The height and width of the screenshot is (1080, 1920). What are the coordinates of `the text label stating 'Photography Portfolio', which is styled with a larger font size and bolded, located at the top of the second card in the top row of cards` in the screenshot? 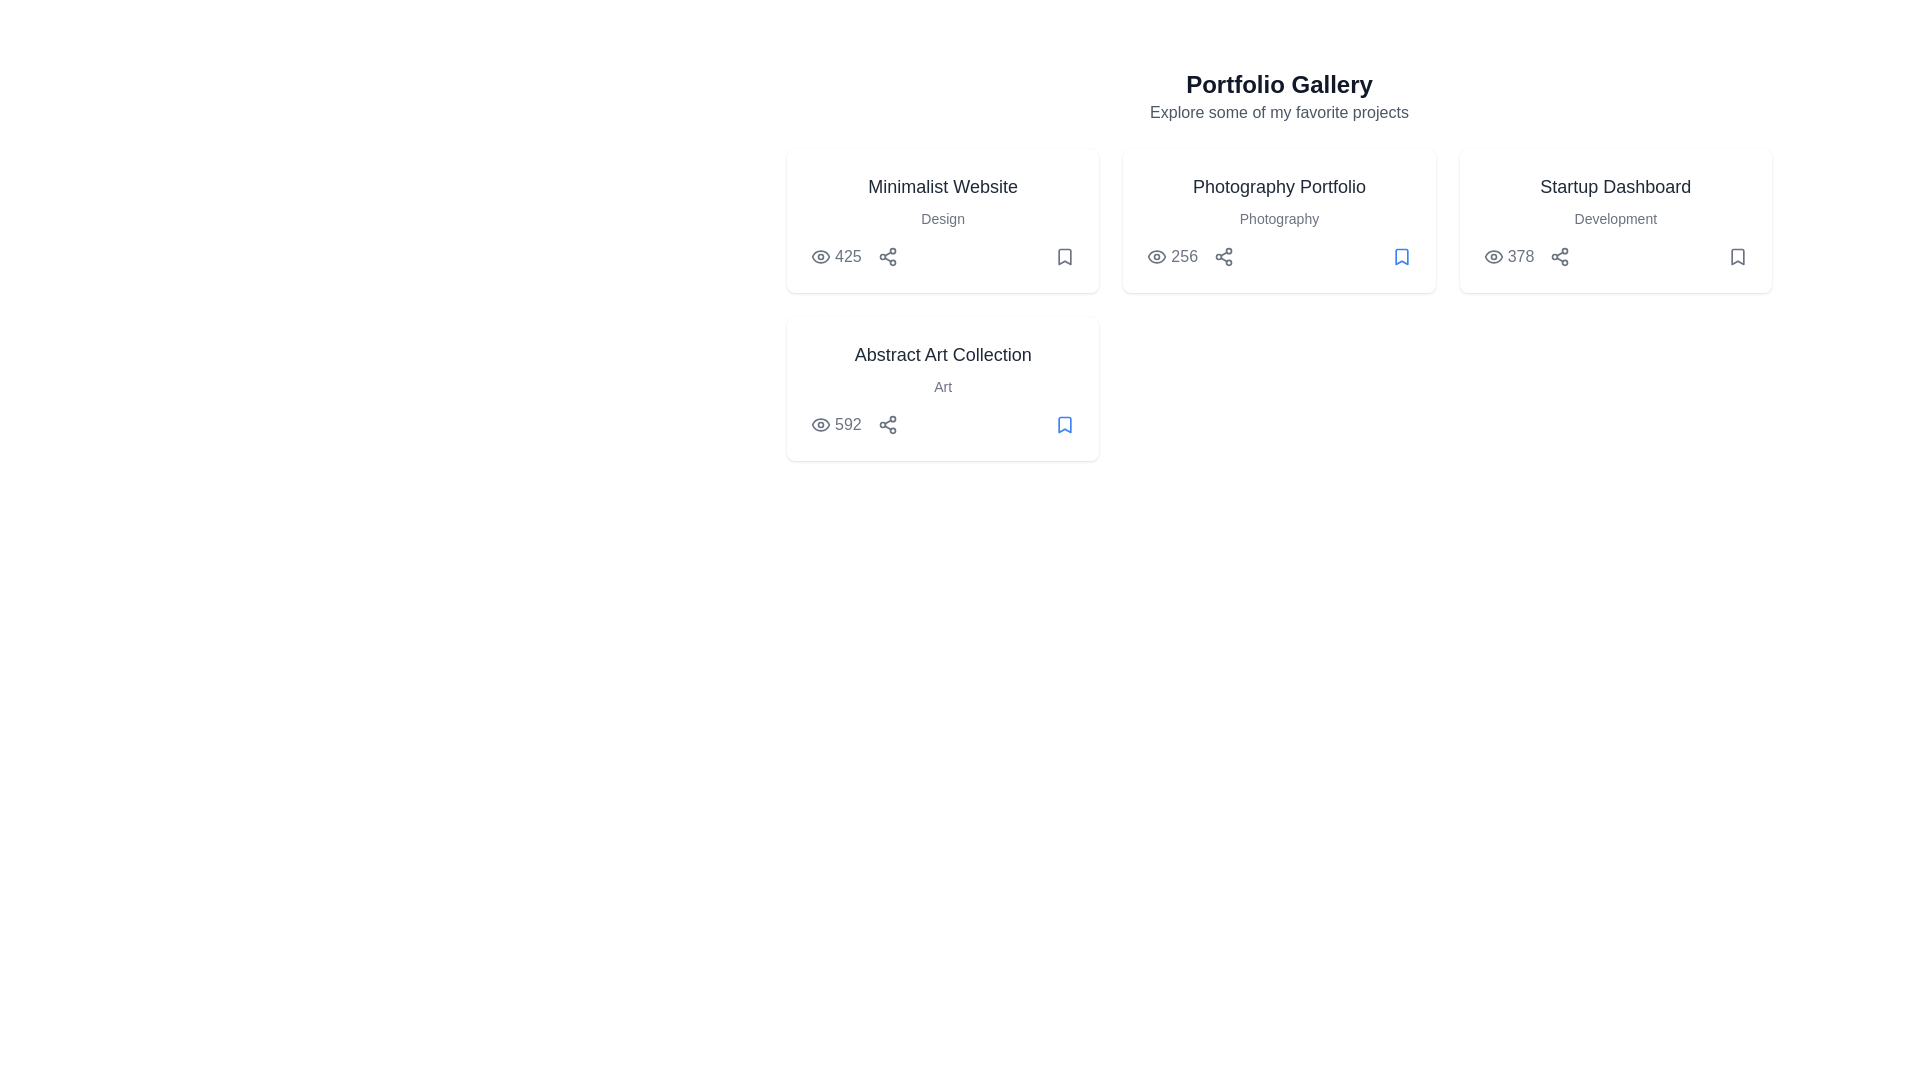 It's located at (1278, 186).